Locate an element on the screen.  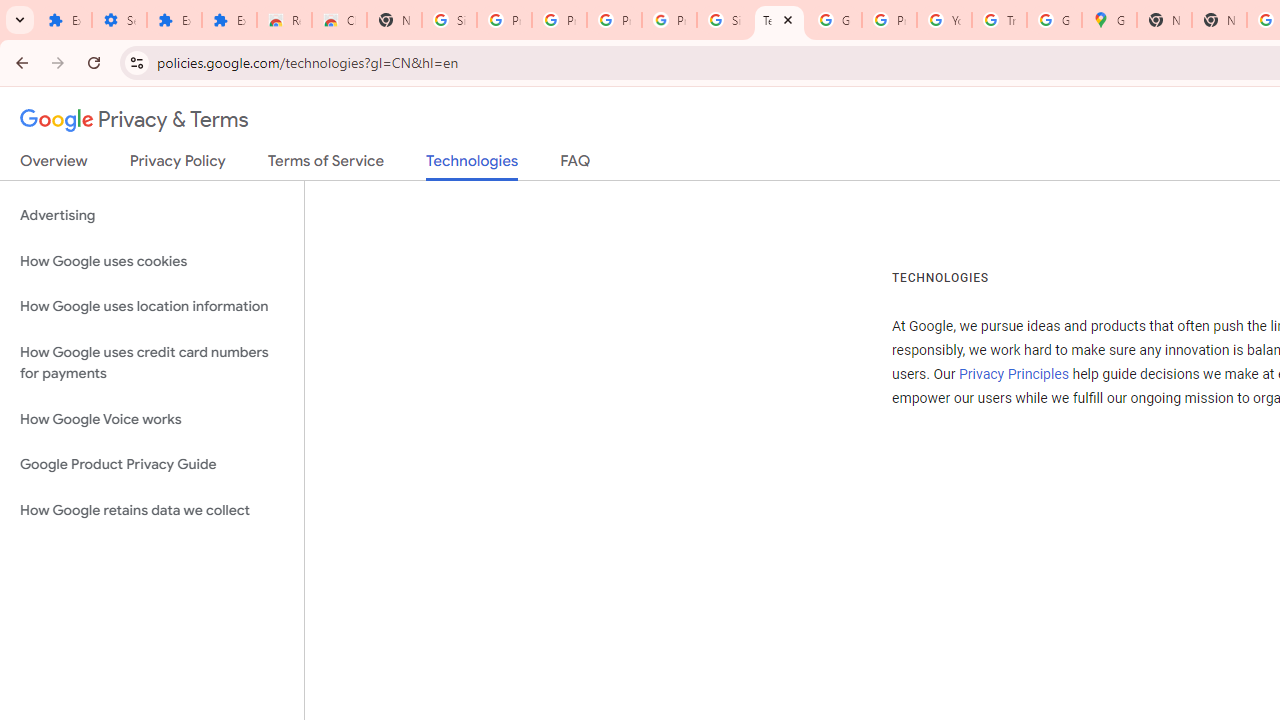
'New Tab' is located at coordinates (1164, 20).